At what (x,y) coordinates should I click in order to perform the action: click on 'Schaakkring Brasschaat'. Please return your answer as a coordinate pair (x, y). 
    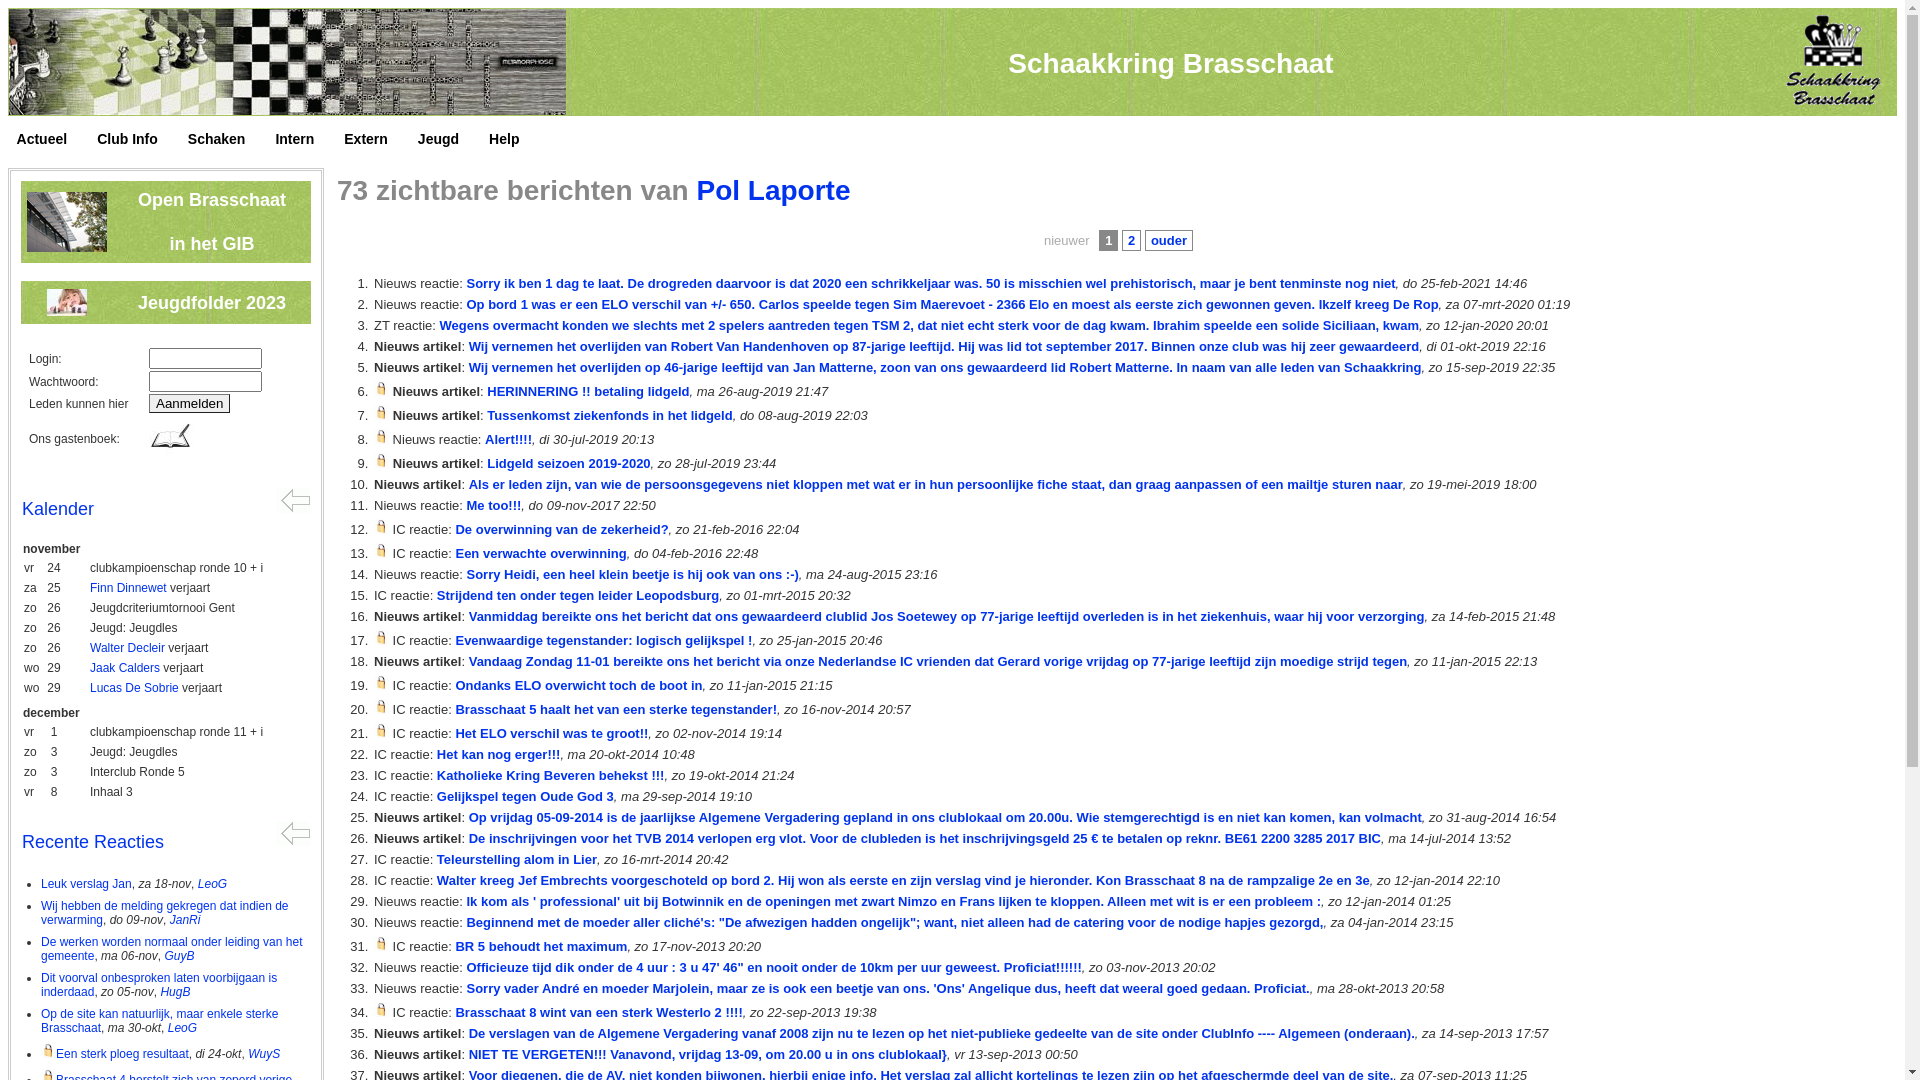
    Looking at the image, I should click on (8, 61).